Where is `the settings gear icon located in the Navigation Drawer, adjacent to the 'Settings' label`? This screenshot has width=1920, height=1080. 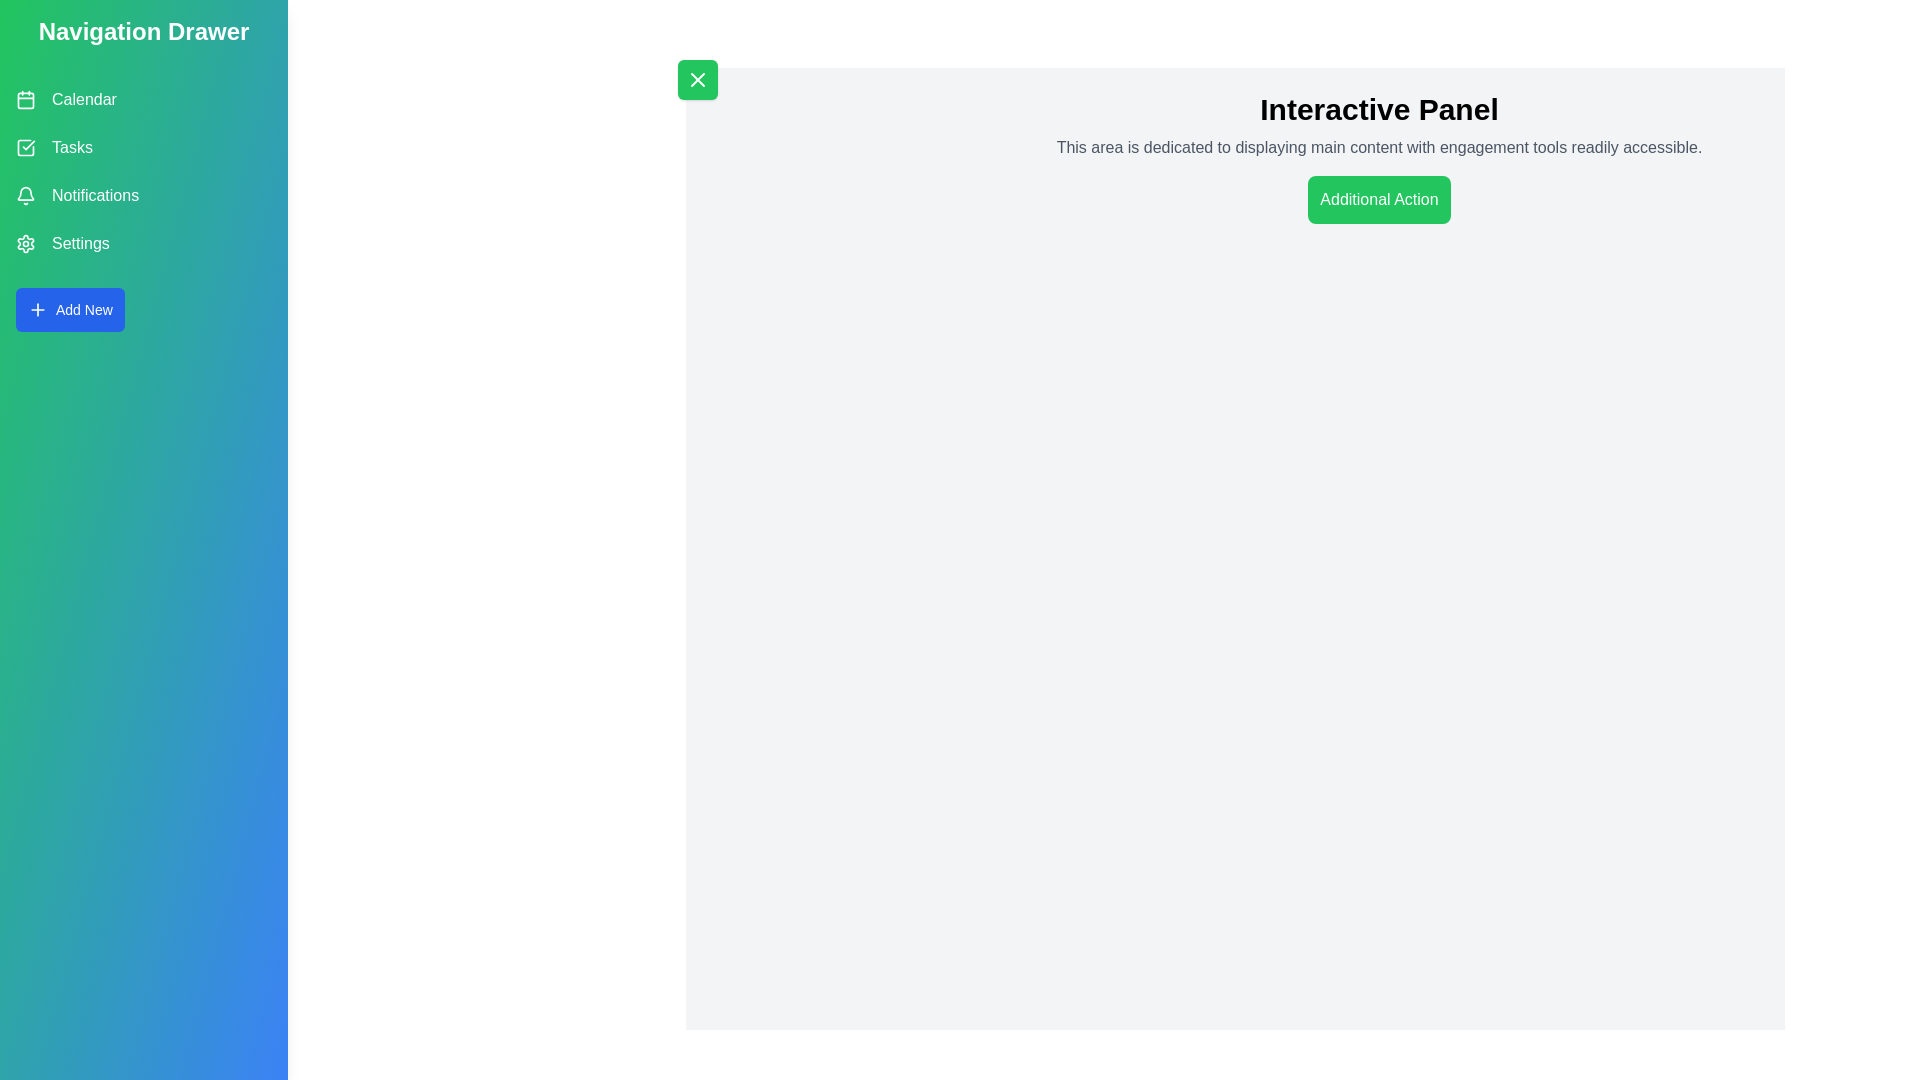
the settings gear icon located in the Navigation Drawer, adjacent to the 'Settings' label is located at coordinates (25, 242).